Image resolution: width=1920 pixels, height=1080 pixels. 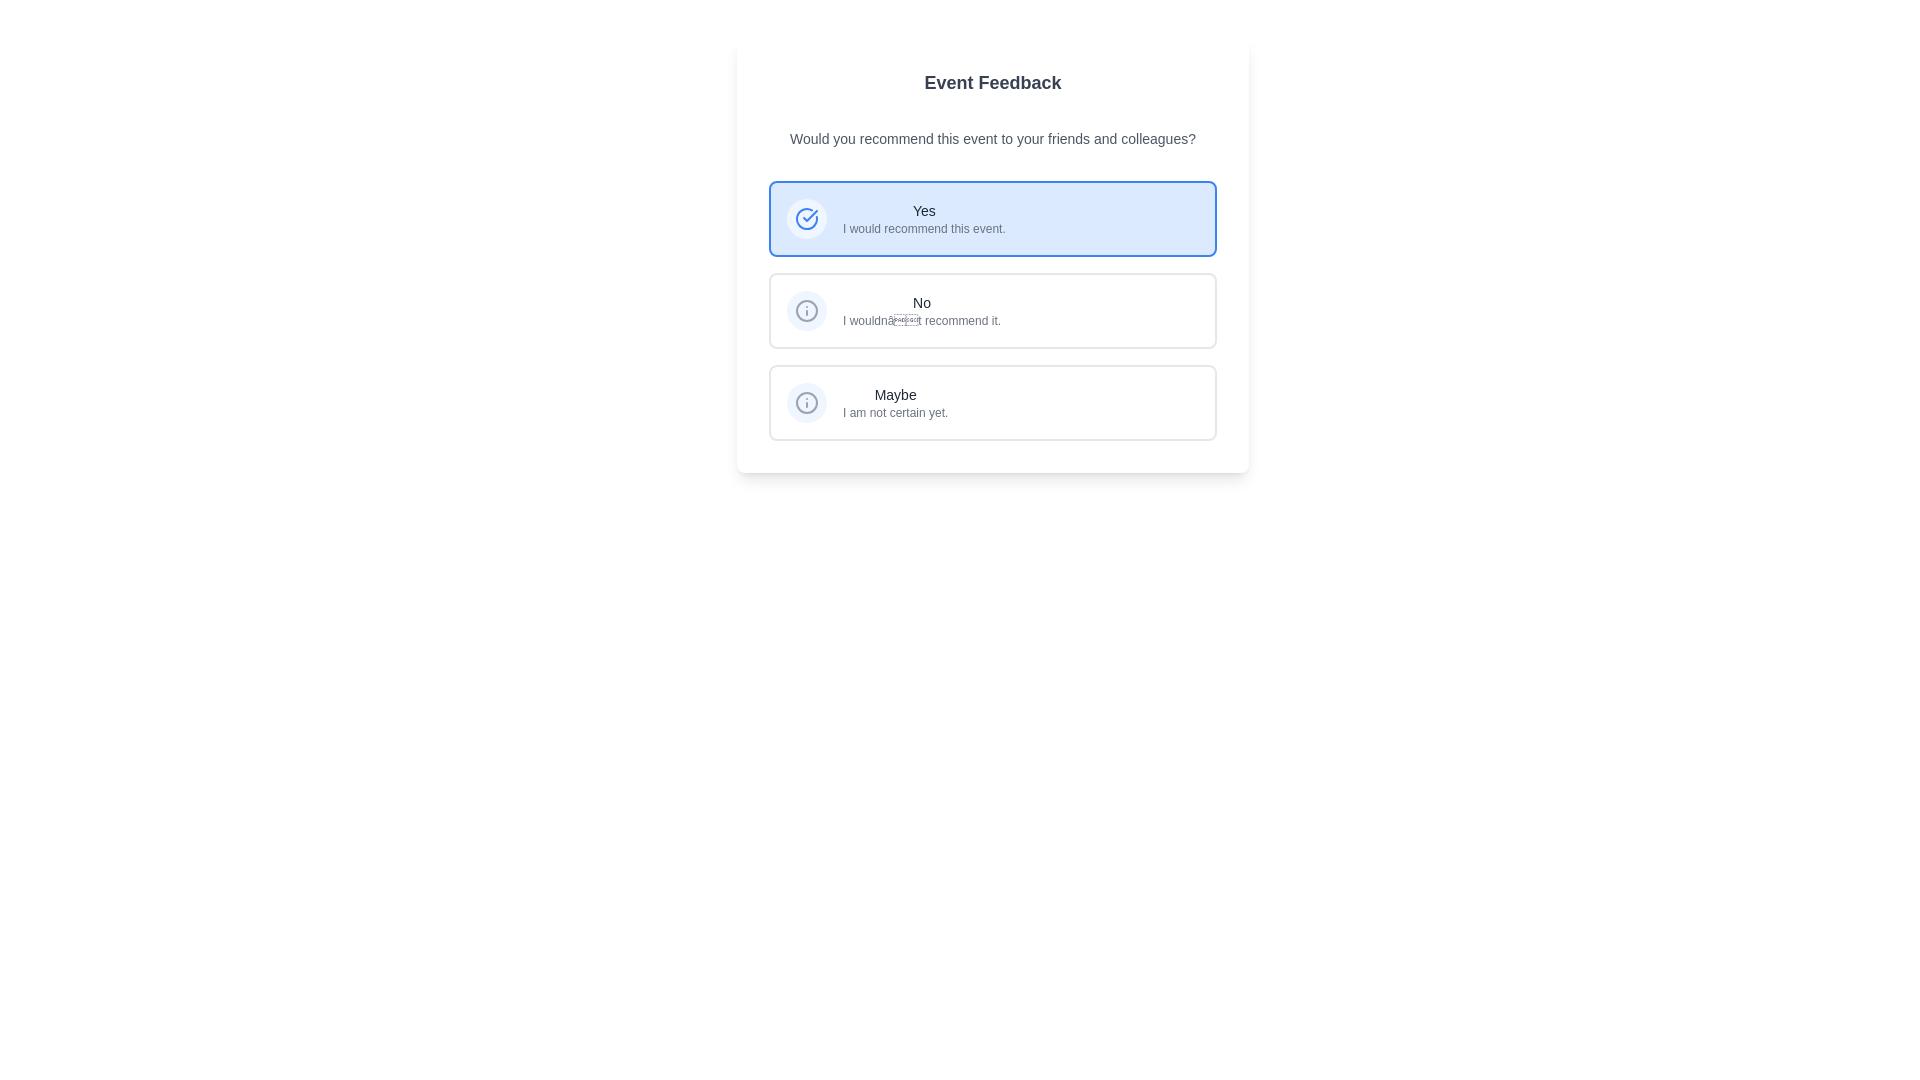 What do you see at coordinates (920, 303) in the screenshot?
I see `the text label 'No' that is displayed in regular font weight, located below the 'Yes' option in the middle selection of a vertical list of options` at bounding box center [920, 303].